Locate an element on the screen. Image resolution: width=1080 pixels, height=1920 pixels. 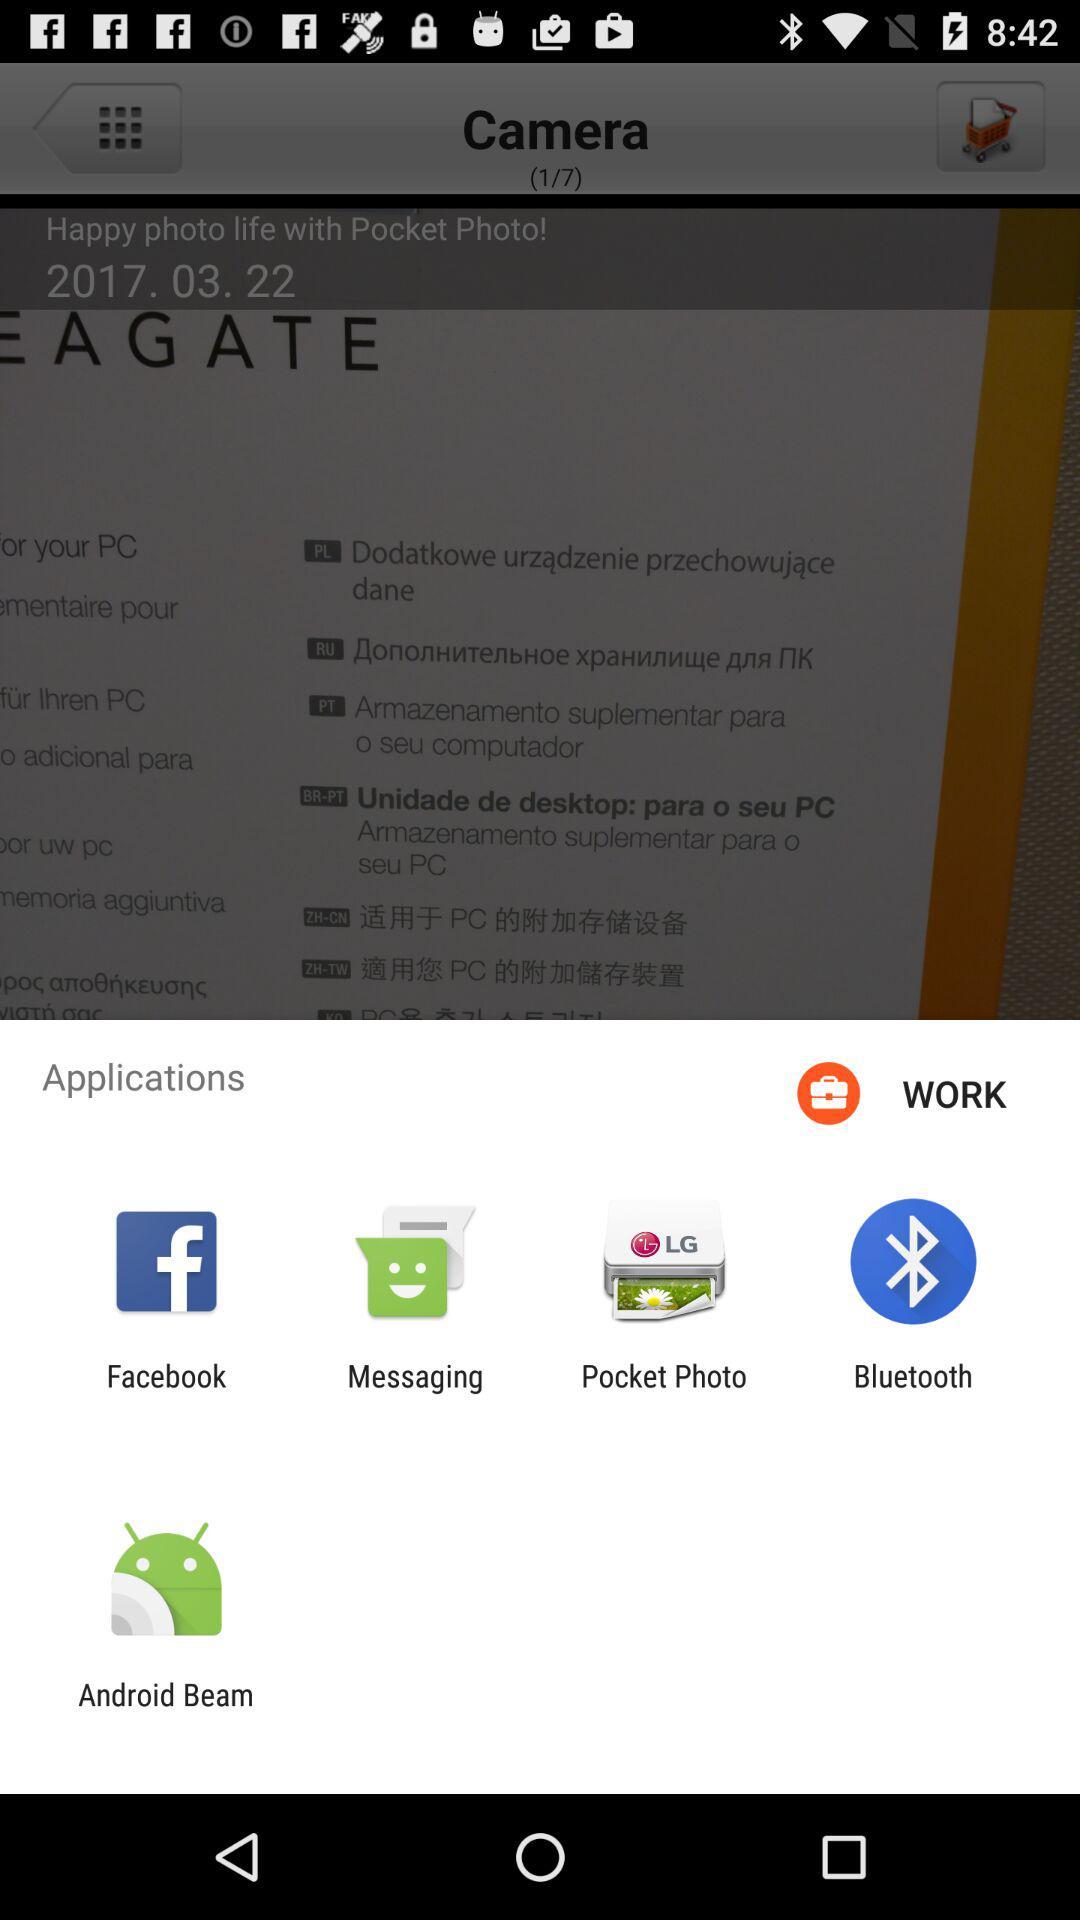
the item to the right of the messaging app is located at coordinates (664, 1392).